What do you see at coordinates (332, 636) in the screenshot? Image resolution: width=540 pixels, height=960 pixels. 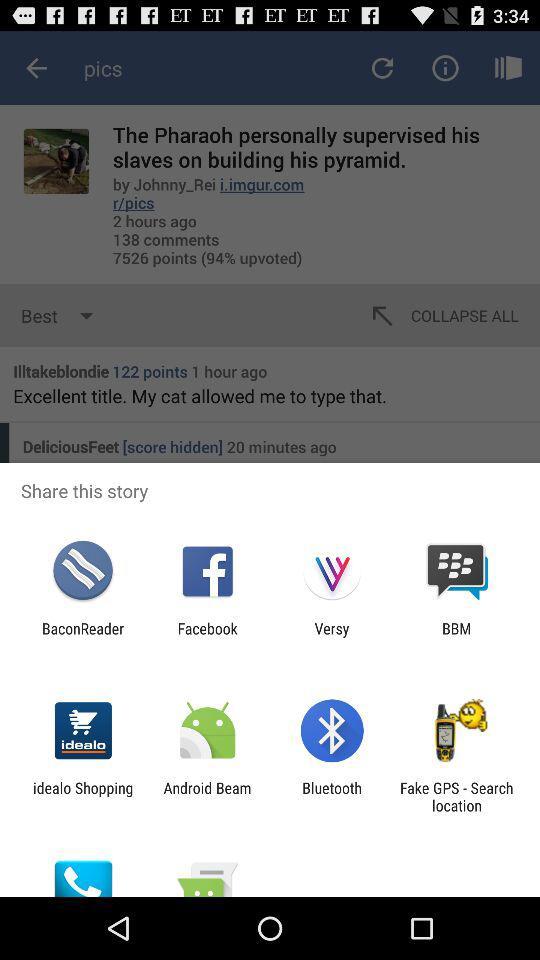 I see `icon to the right of the facebook` at bounding box center [332, 636].